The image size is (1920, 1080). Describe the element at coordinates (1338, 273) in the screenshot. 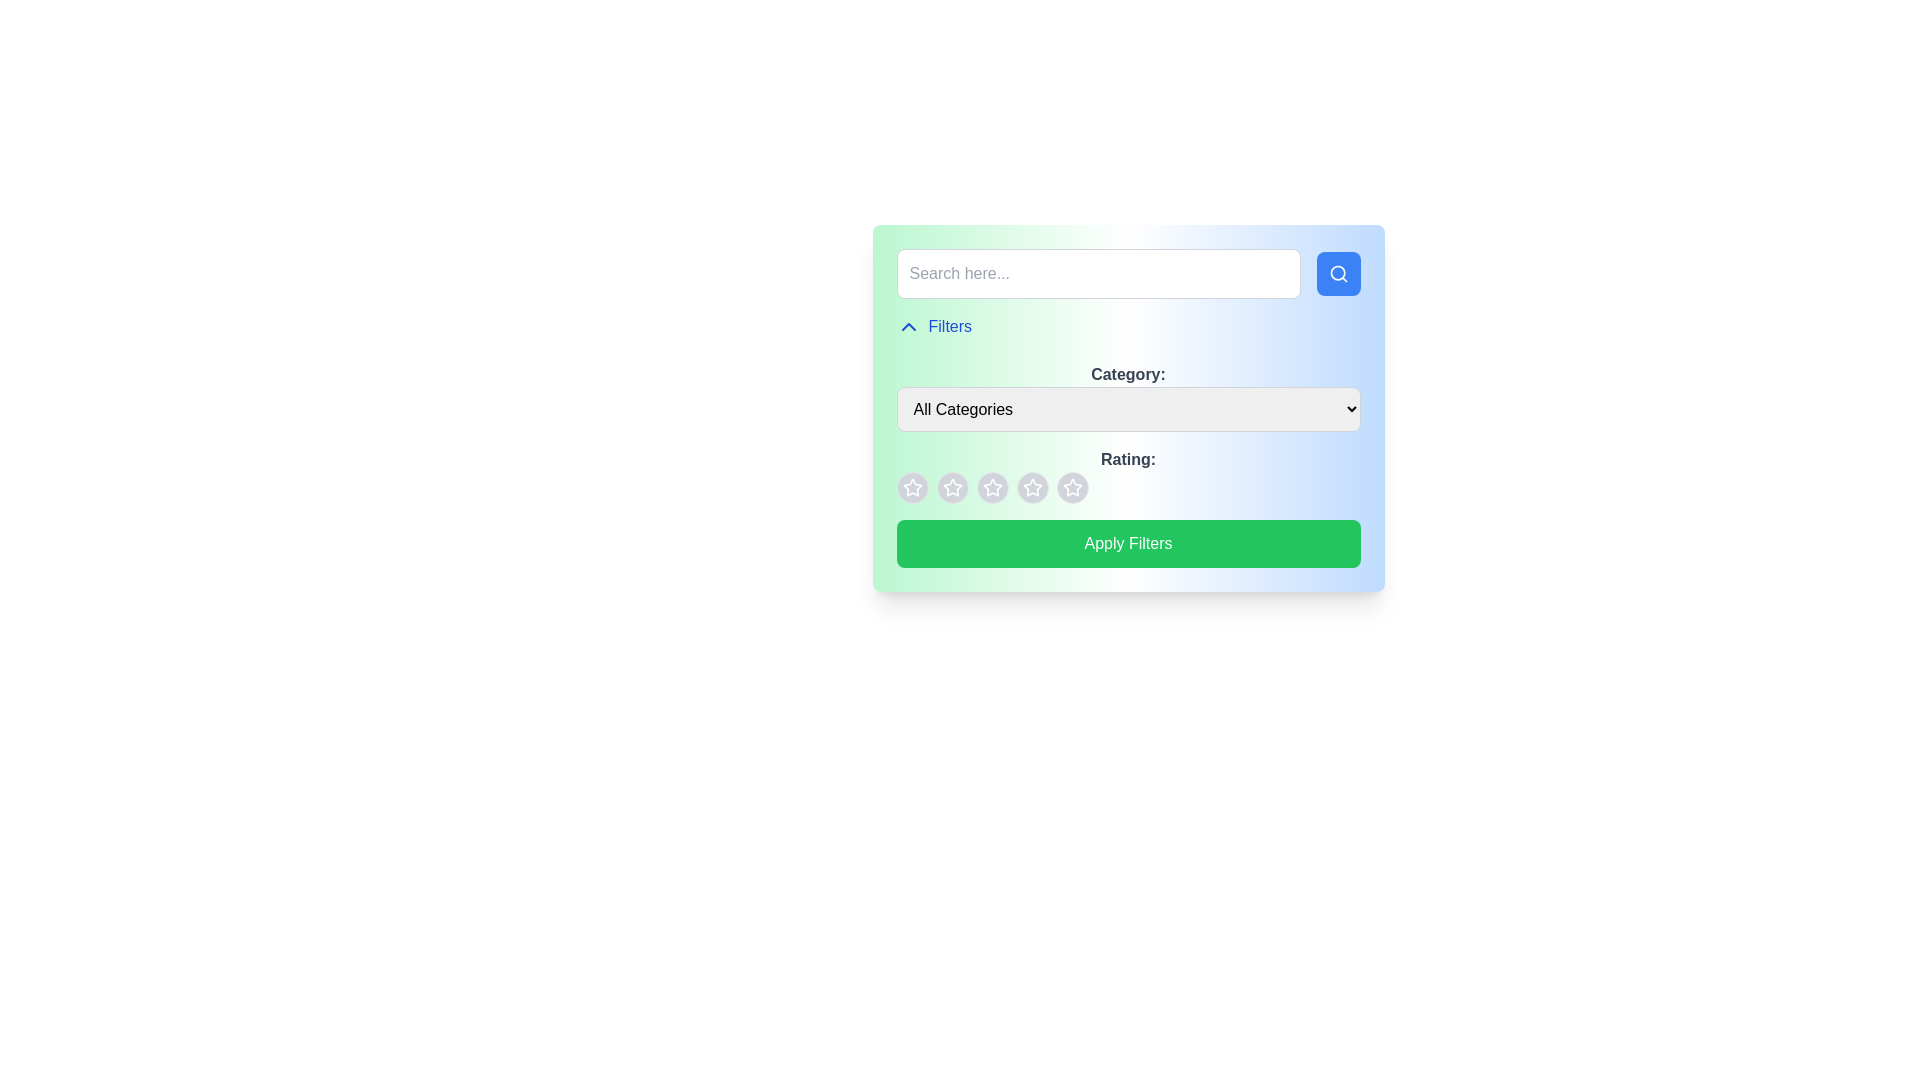

I see `the magnifying glass icon located within the blue, rounded rectangular button at the top-right corner of the search interface to initiate a search` at that location.